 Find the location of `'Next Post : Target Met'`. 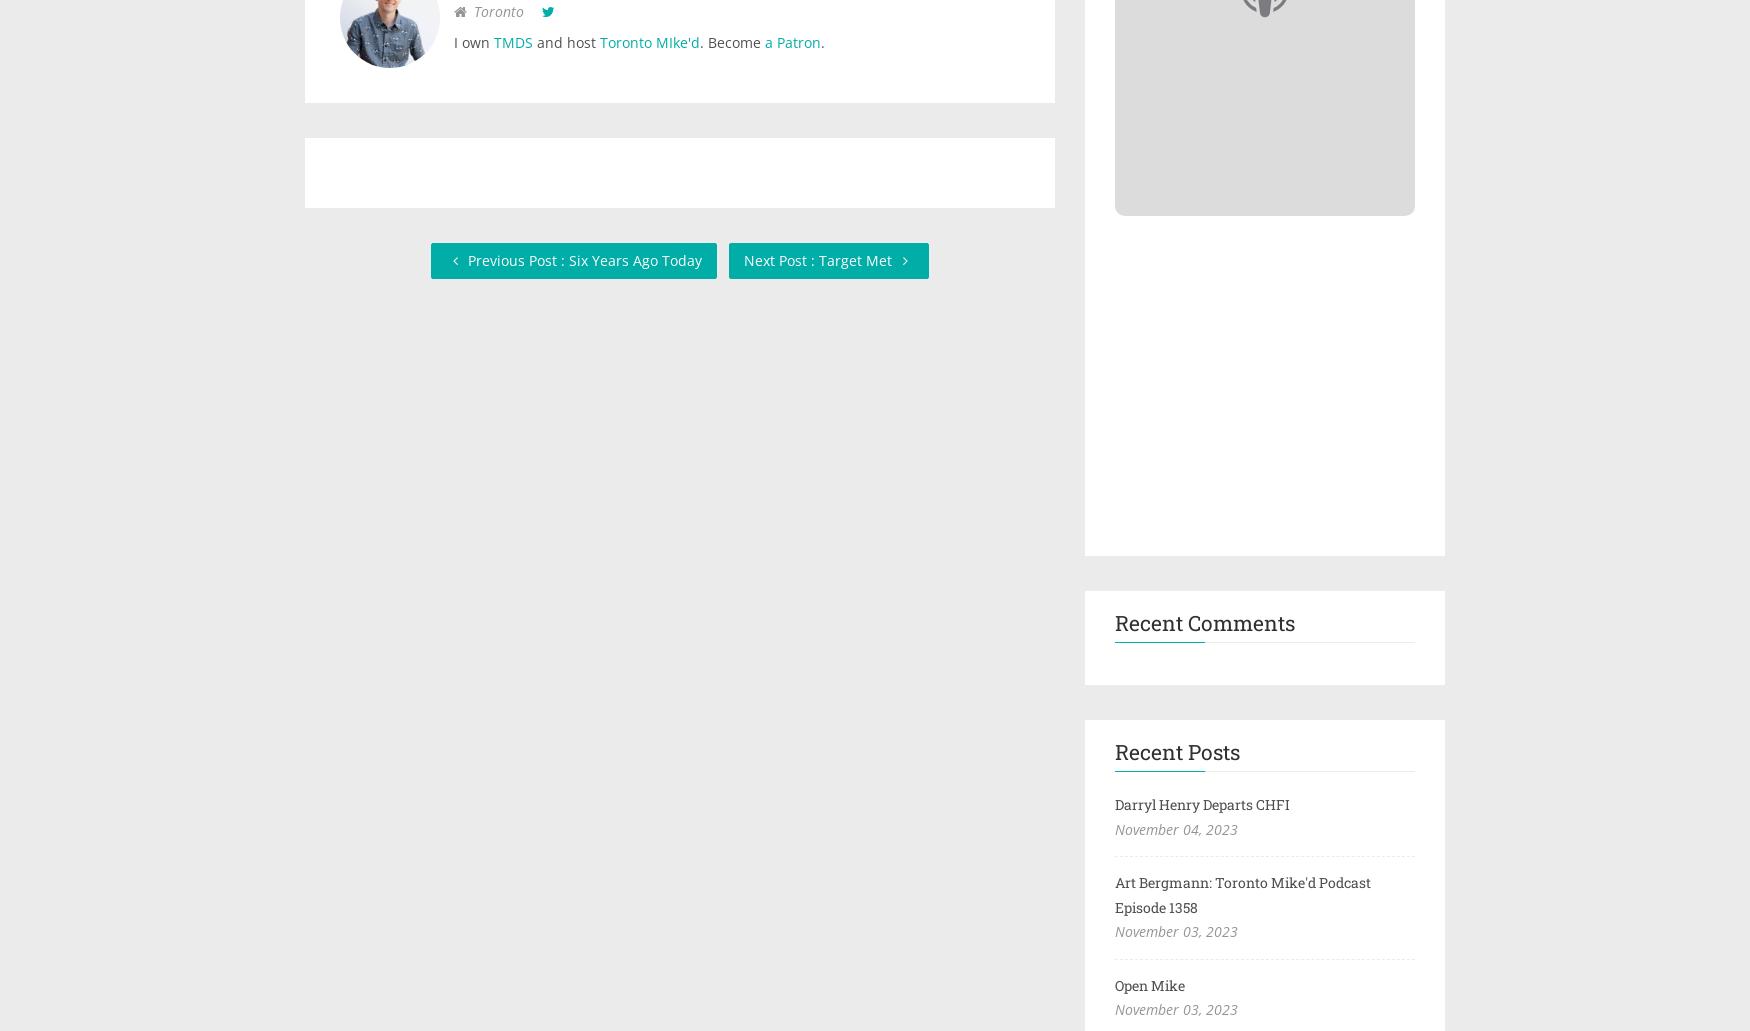

'Next Post : Target Met' is located at coordinates (820, 260).